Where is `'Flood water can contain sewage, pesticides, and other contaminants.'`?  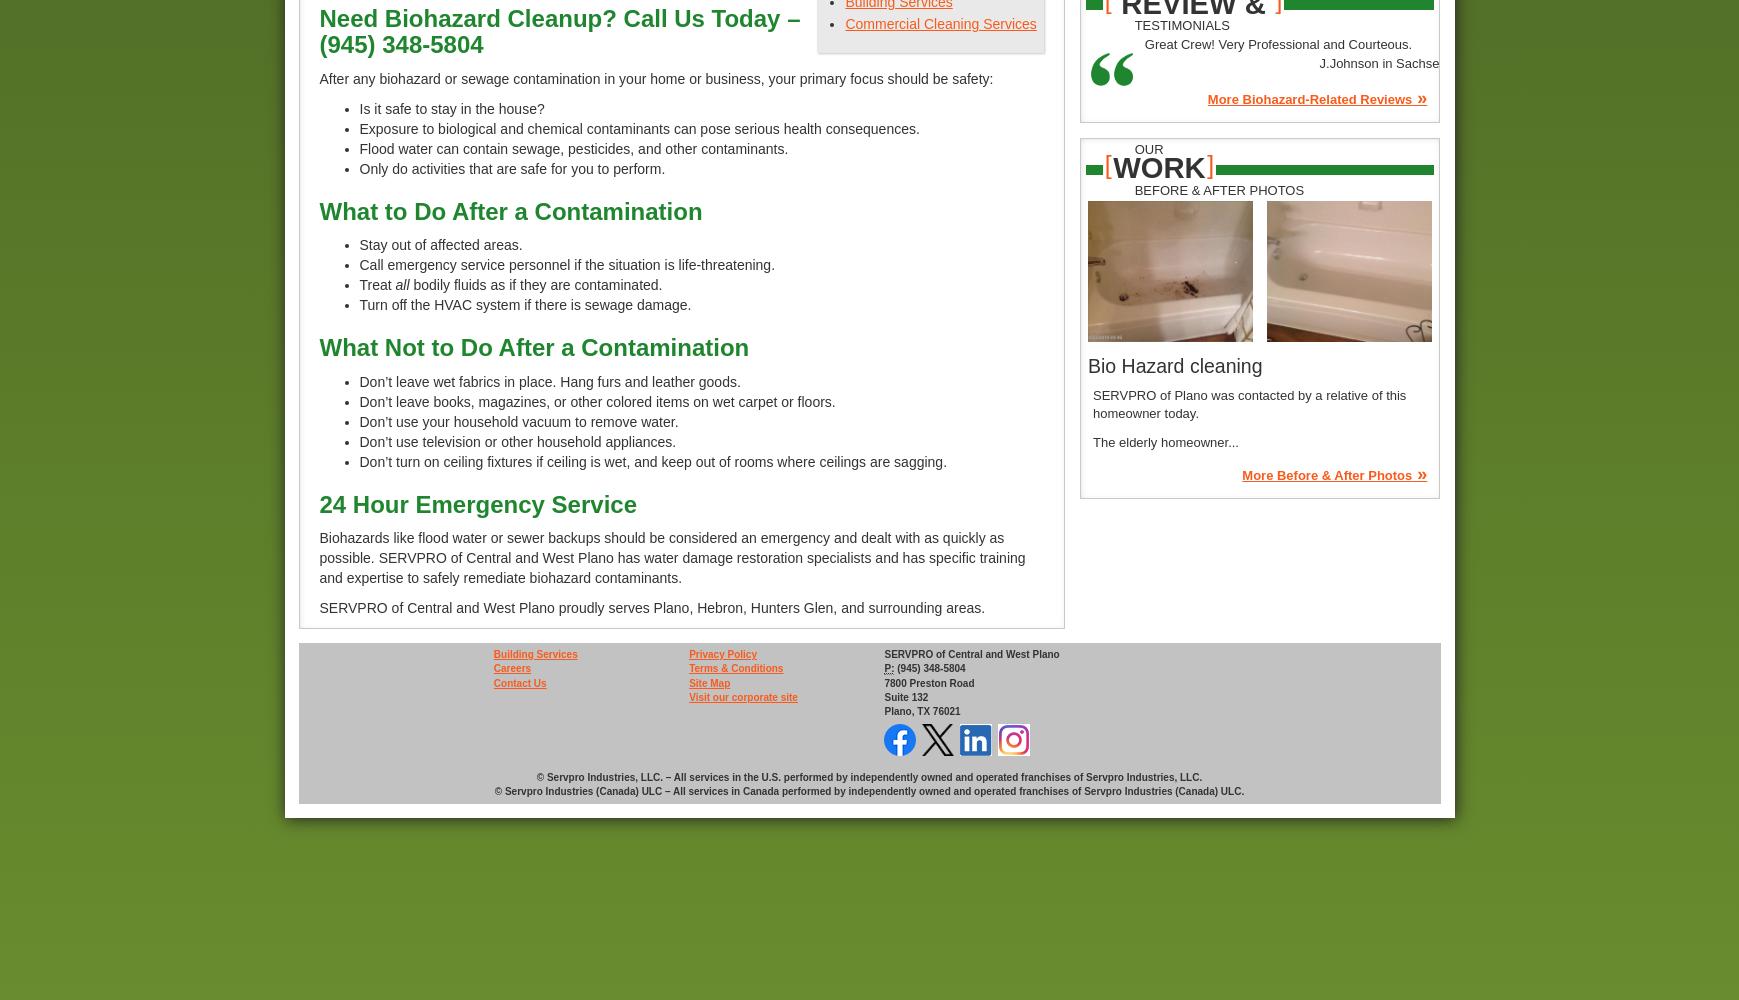
'Flood water can contain sewage, pesticides, and other contaminants.' is located at coordinates (573, 148).